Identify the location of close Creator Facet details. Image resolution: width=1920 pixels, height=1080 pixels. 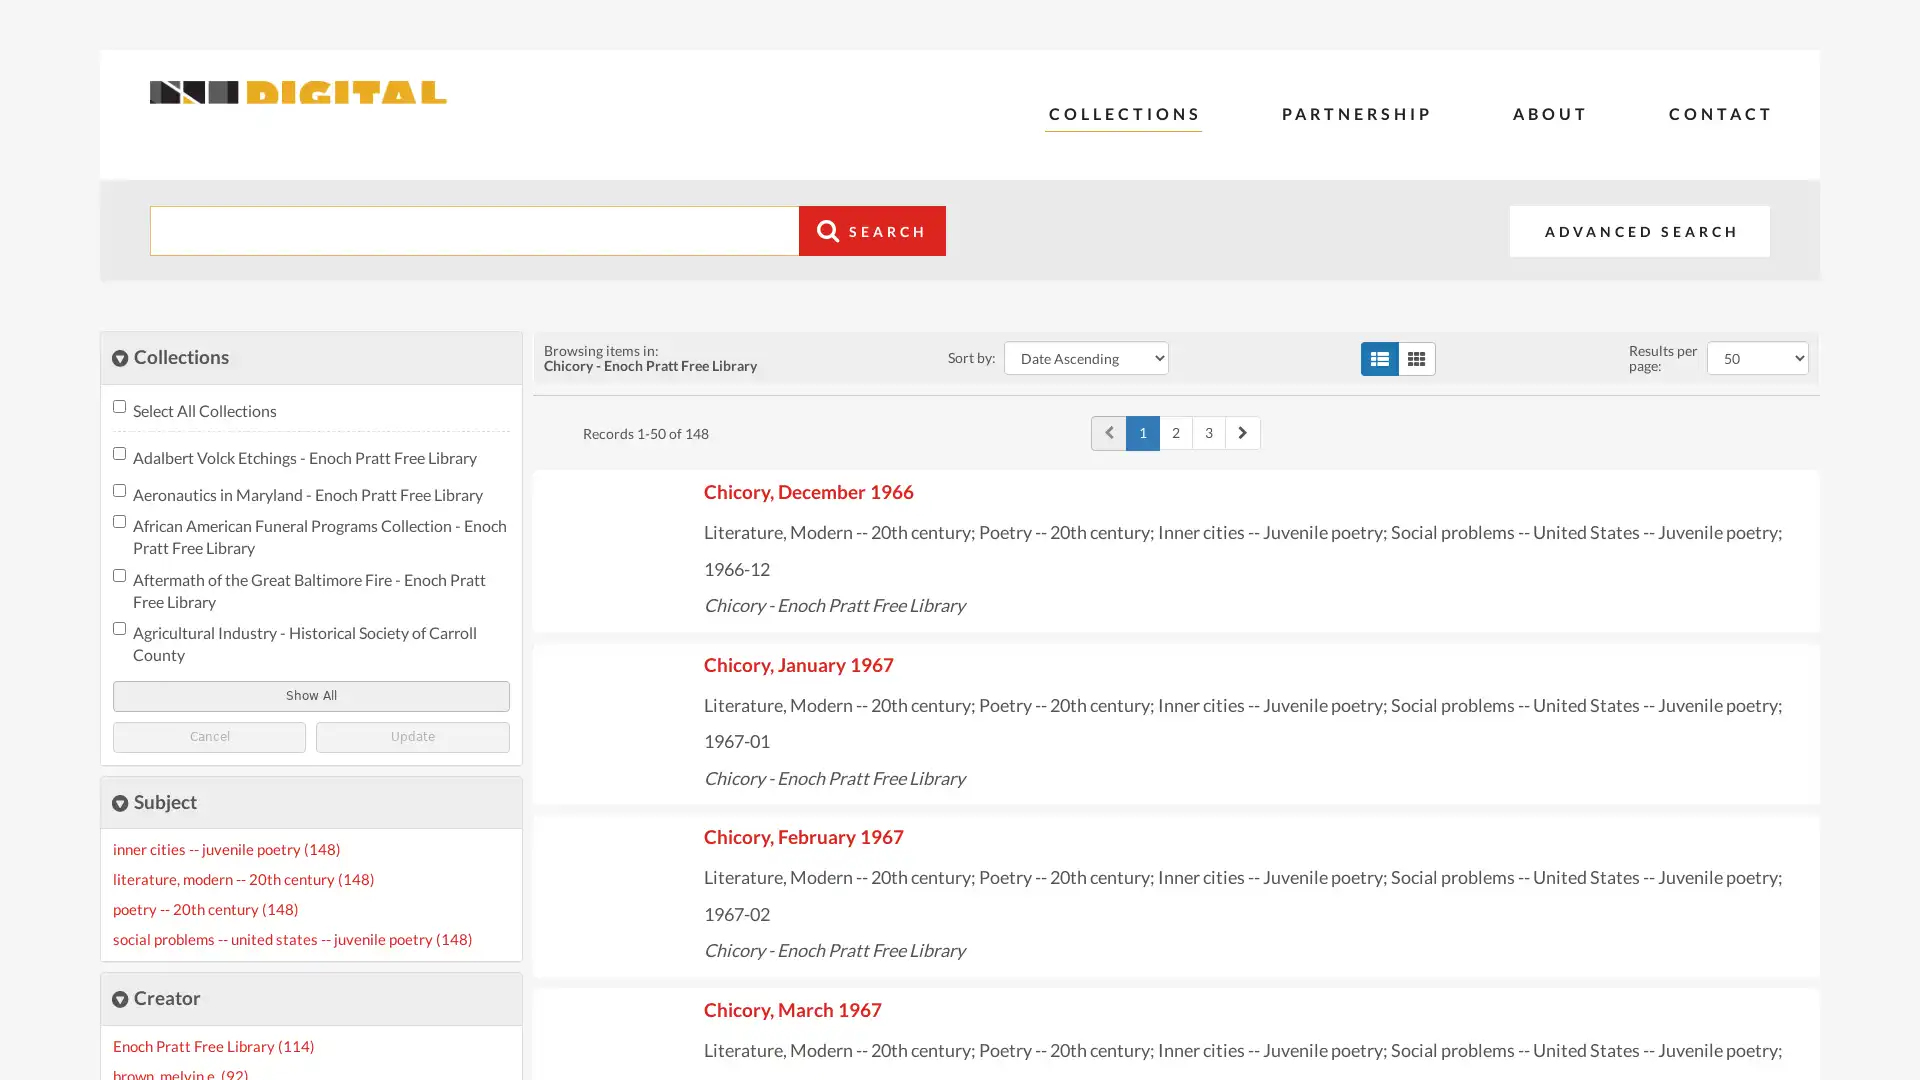
(153, 997).